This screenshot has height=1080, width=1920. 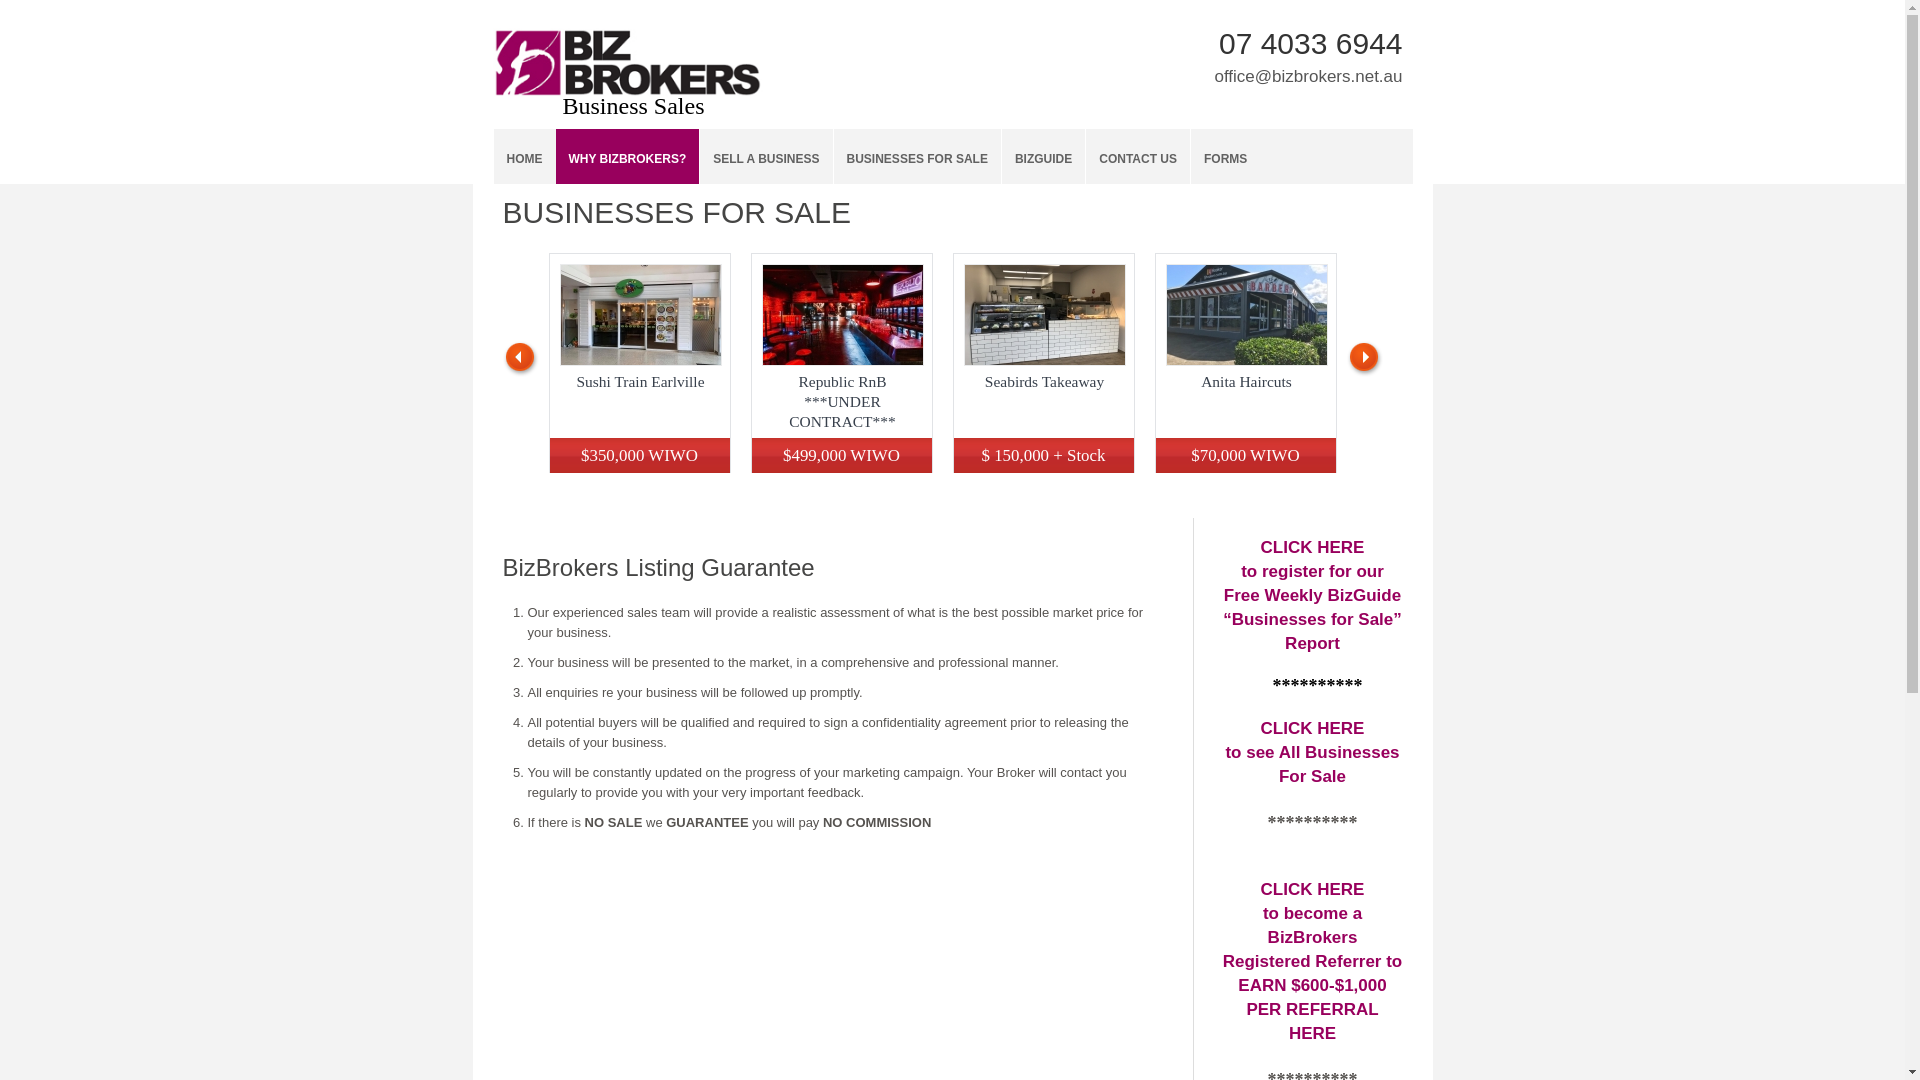 What do you see at coordinates (1190, 155) in the screenshot?
I see `'FORMS'` at bounding box center [1190, 155].